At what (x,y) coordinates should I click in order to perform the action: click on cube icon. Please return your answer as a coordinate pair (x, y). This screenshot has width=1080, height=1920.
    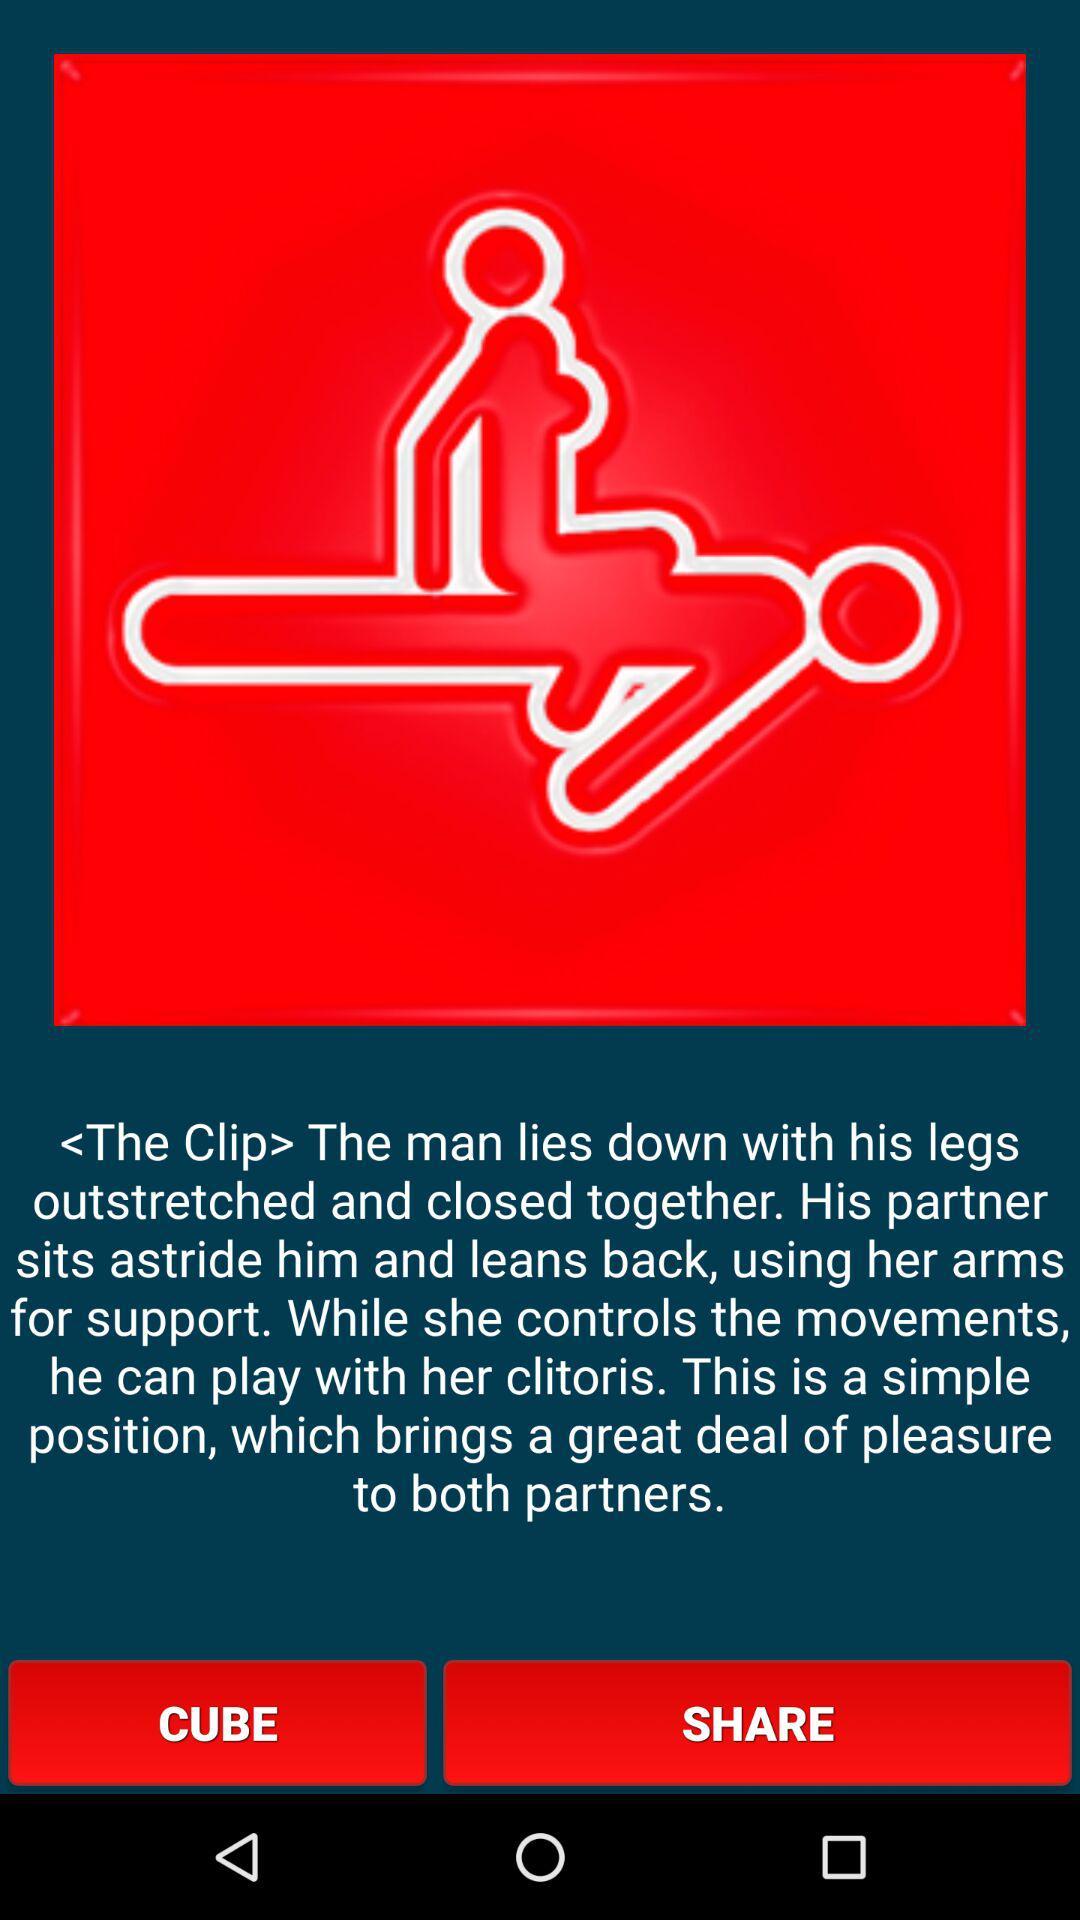
    Looking at the image, I should click on (217, 1721).